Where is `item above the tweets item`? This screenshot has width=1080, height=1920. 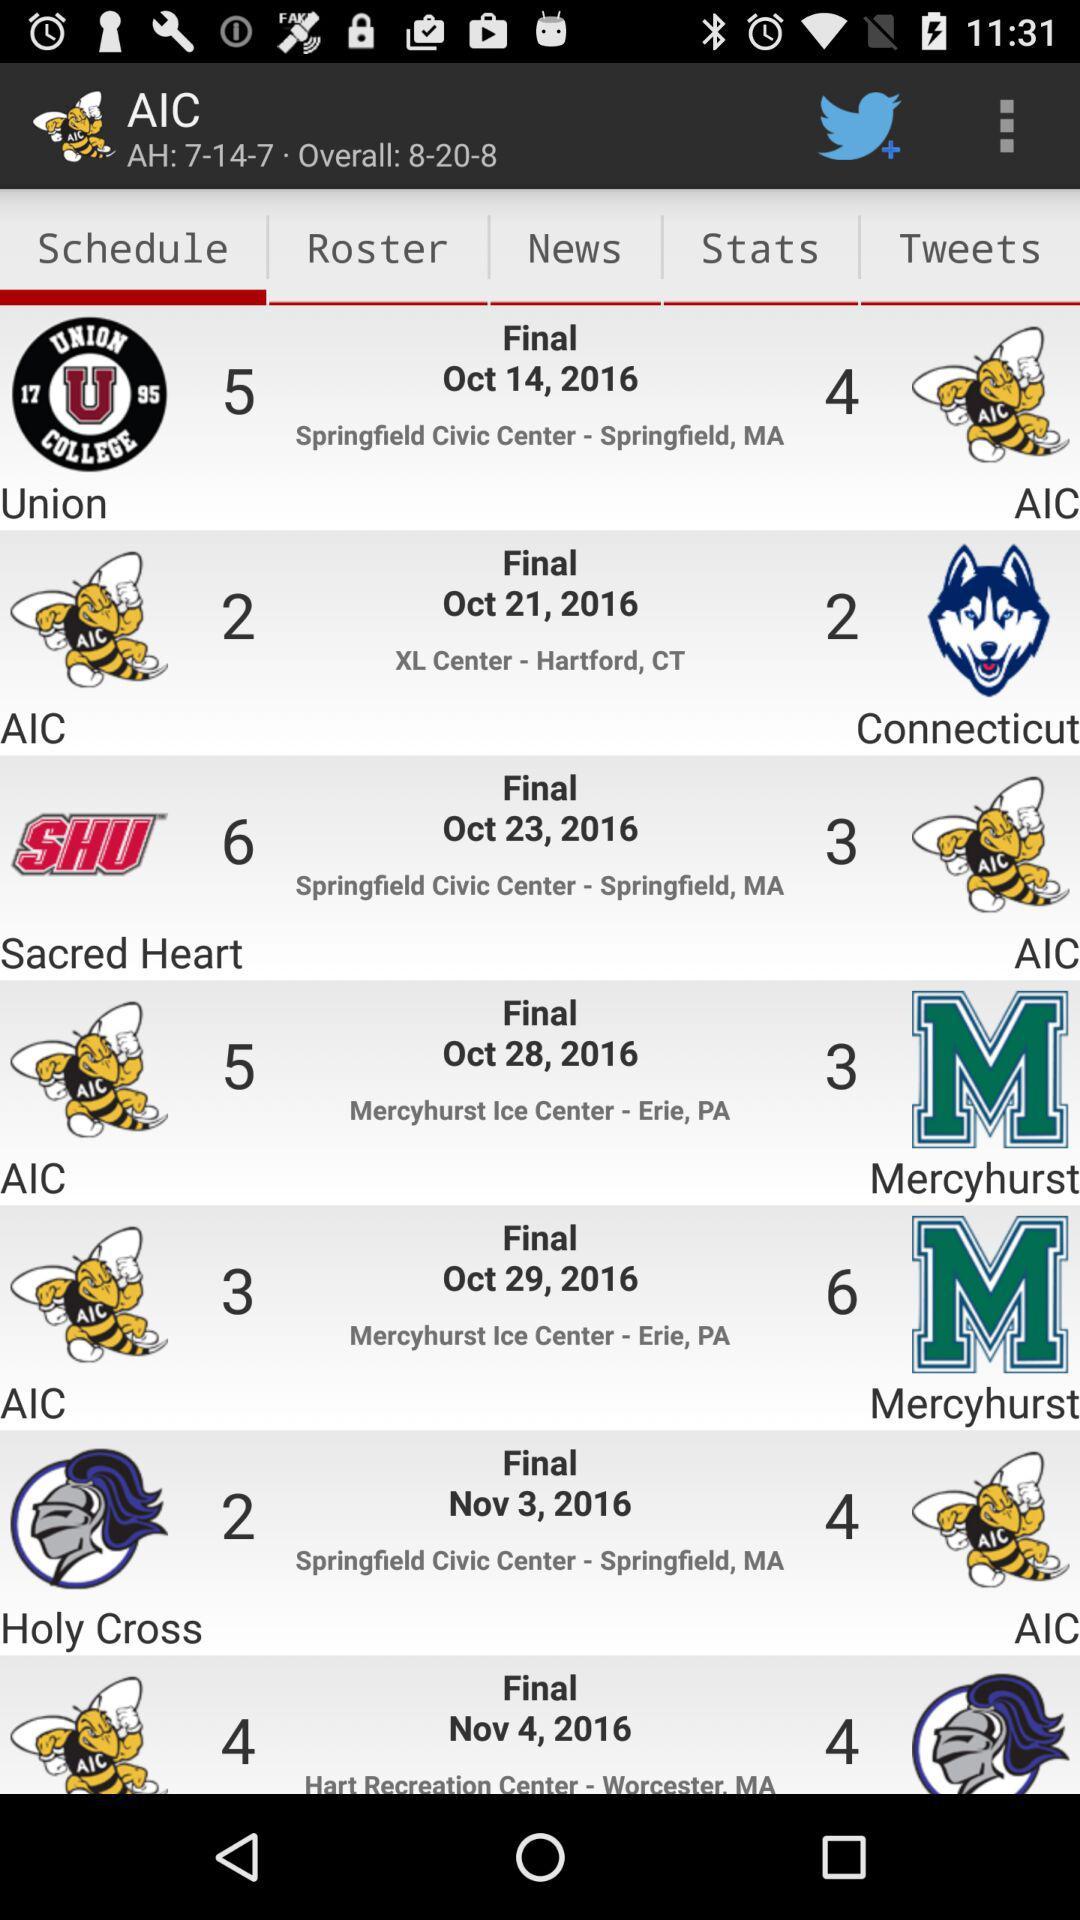 item above the tweets item is located at coordinates (1006, 124).